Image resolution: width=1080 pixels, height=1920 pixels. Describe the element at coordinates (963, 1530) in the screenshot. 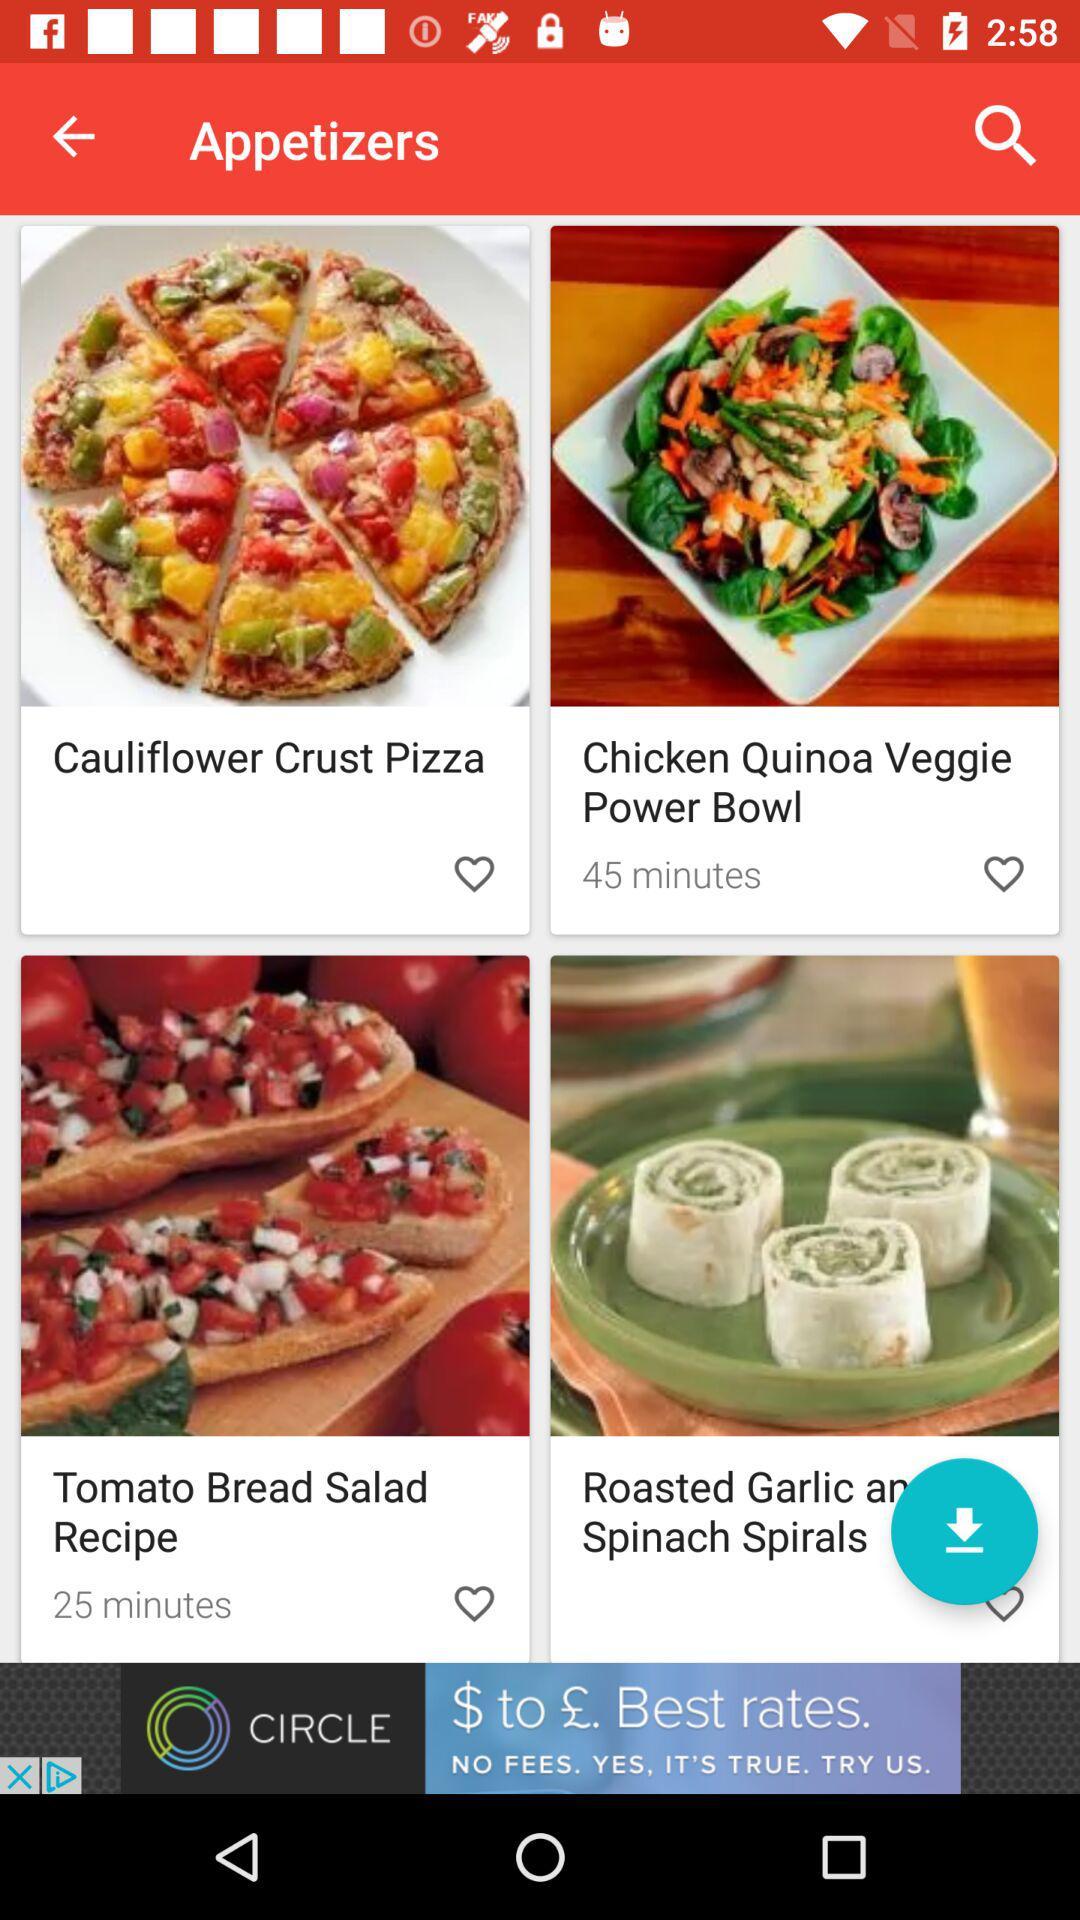

I see `the file_download icon` at that location.